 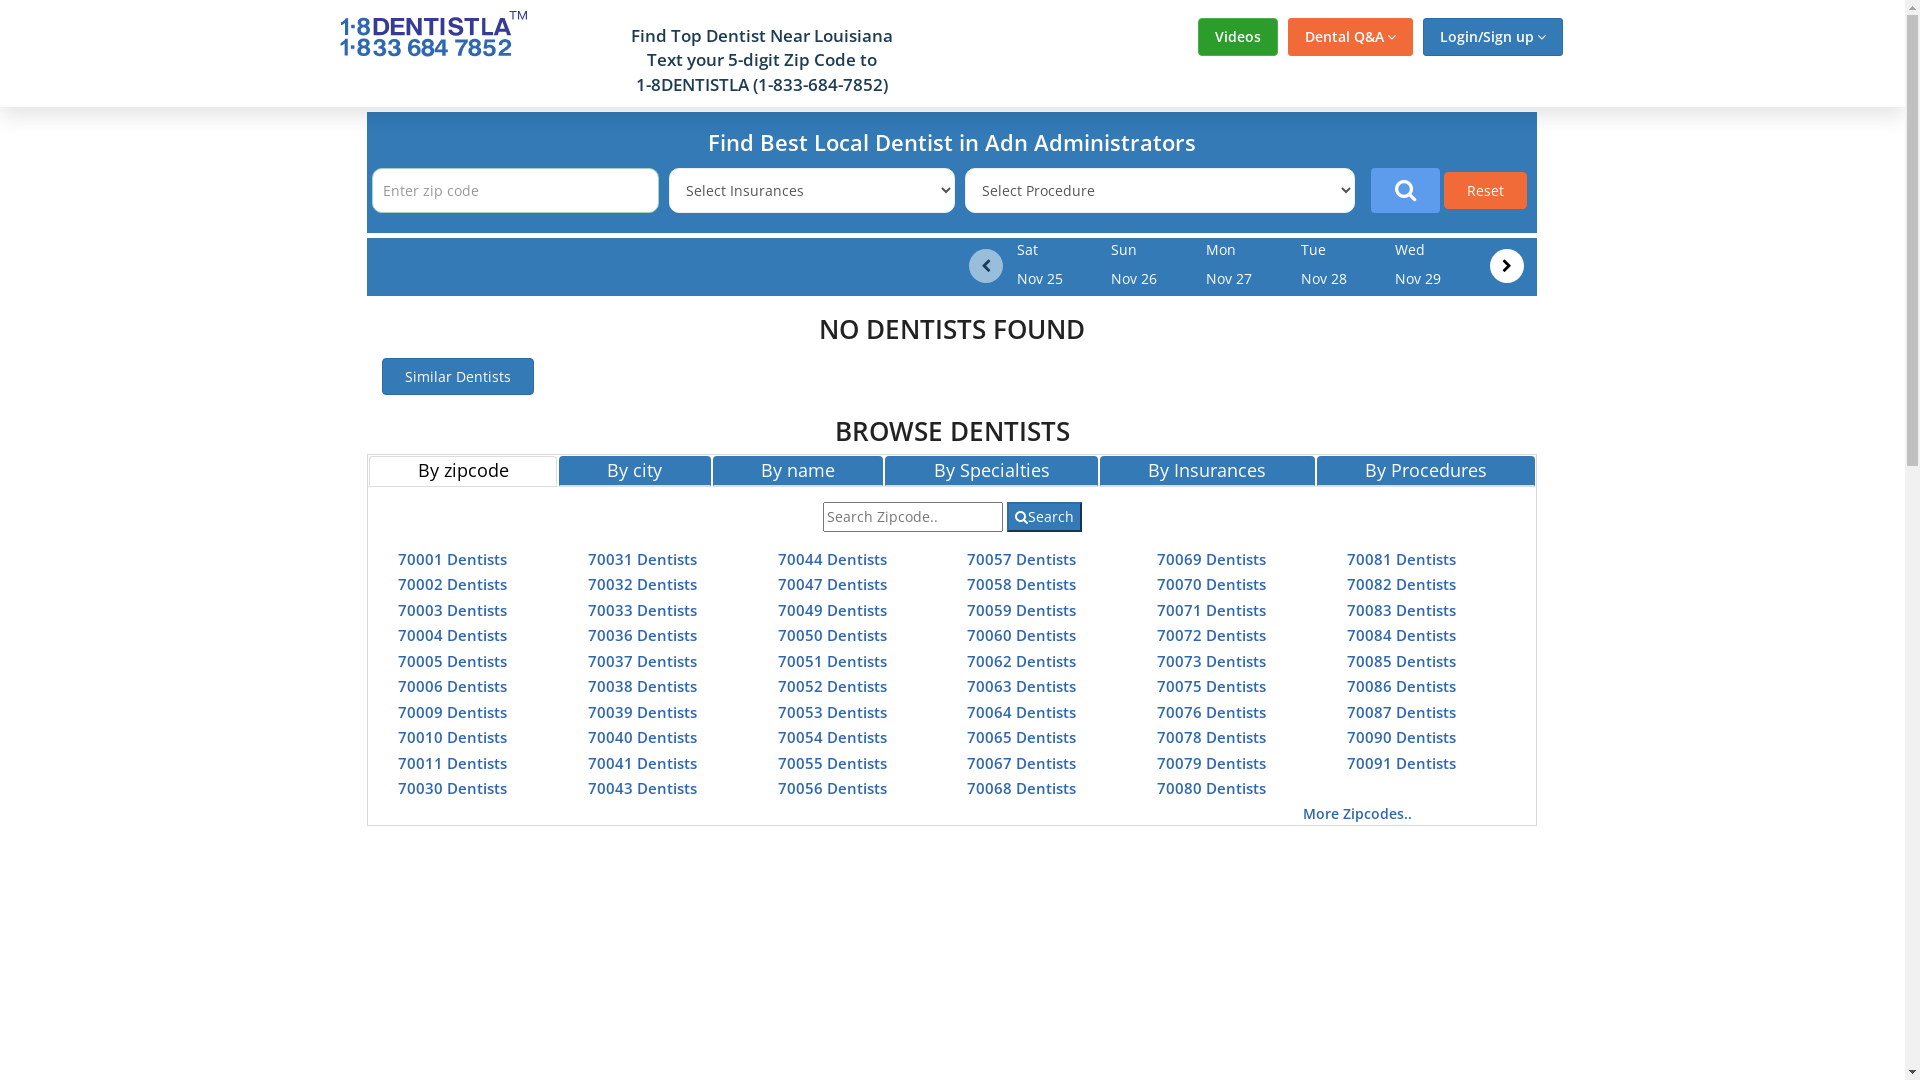 What do you see at coordinates (832, 608) in the screenshot?
I see `'70049 Dentists'` at bounding box center [832, 608].